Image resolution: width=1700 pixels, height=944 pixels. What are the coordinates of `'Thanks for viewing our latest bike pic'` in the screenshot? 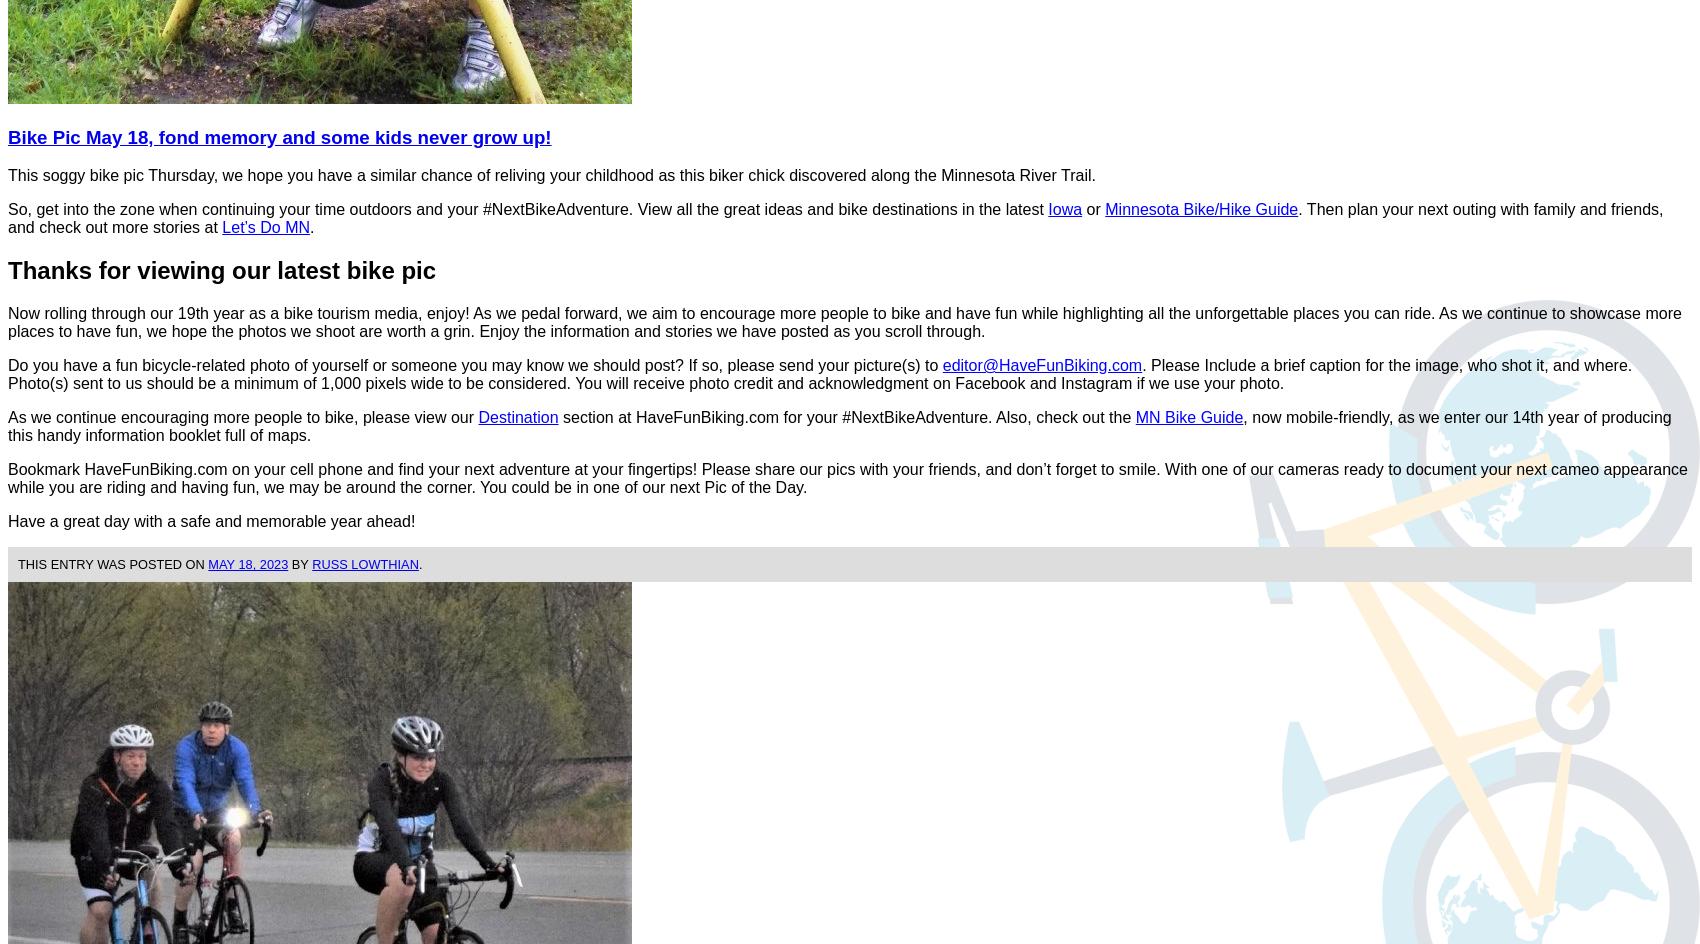 It's located at (222, 270).